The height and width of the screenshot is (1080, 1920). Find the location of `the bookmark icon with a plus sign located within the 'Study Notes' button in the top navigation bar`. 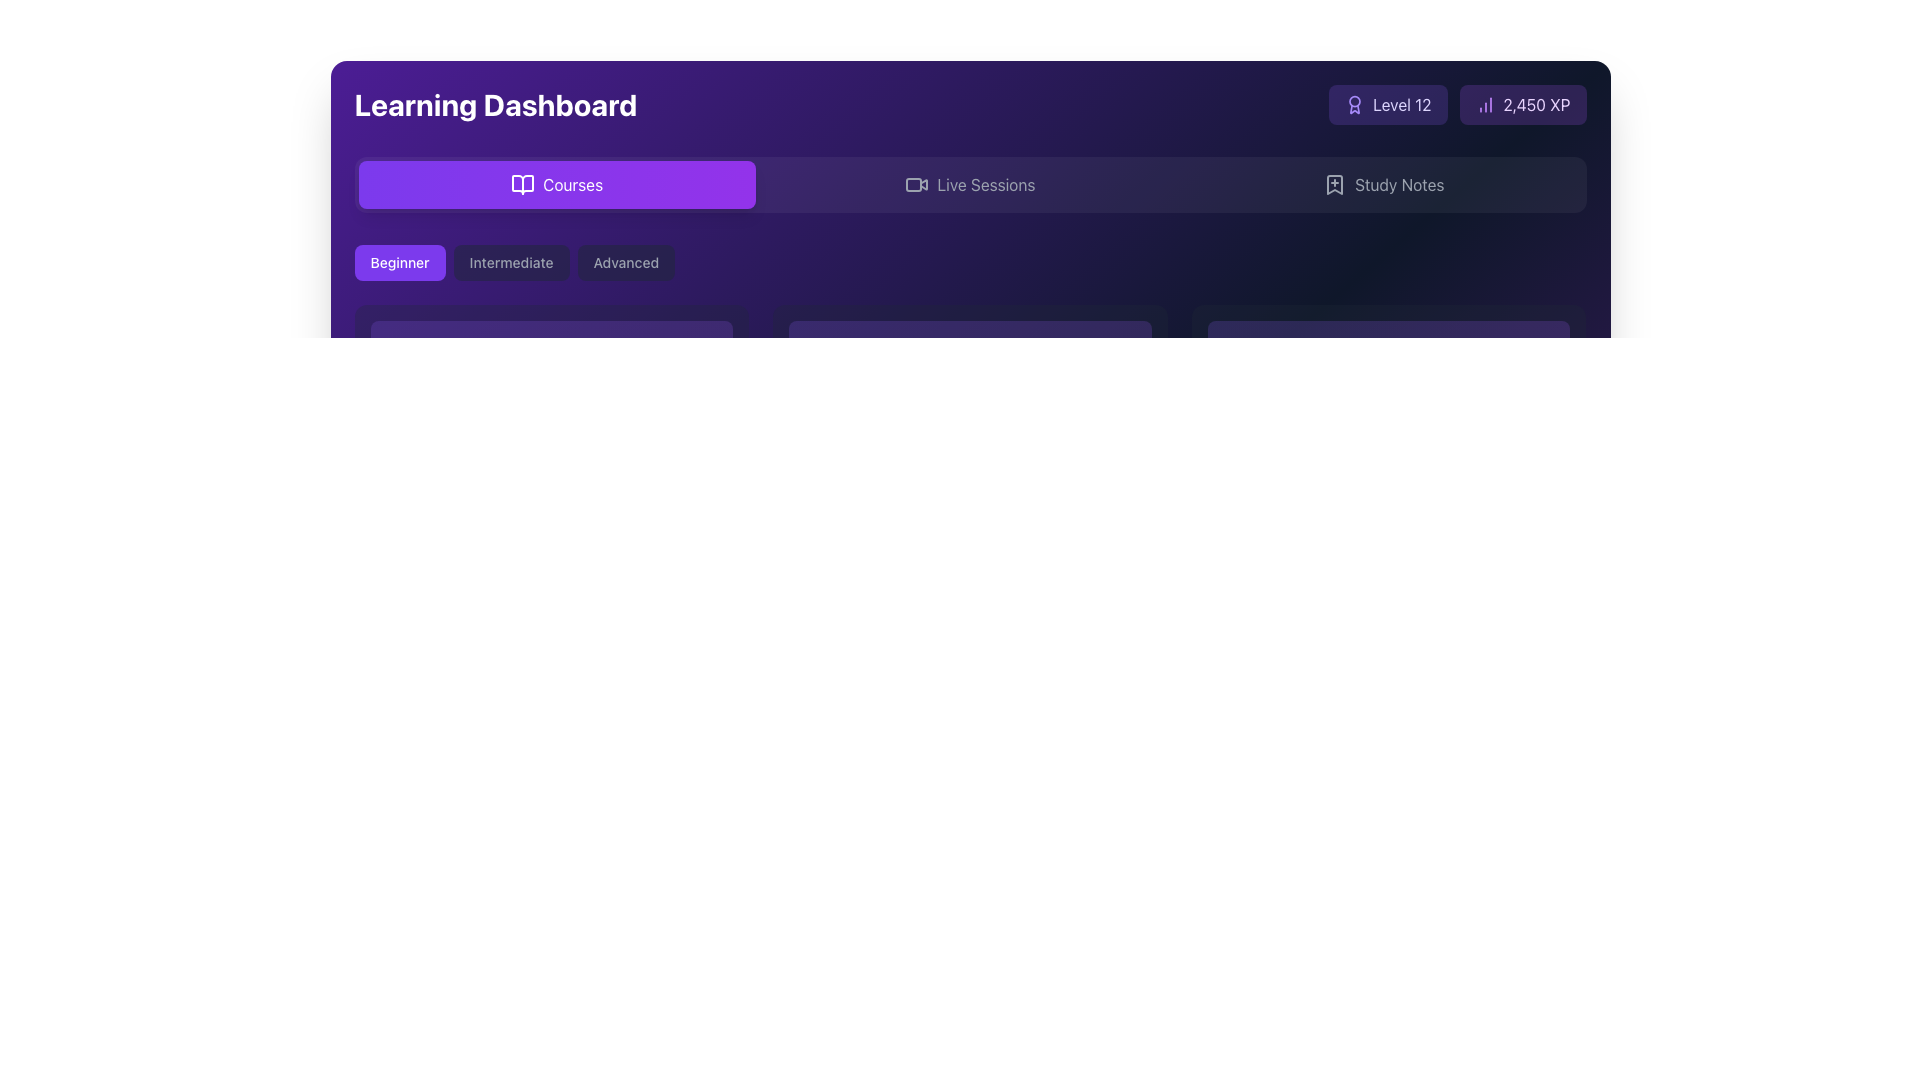

the bookmark icon with a plus sign located within the 'Study Notes' button in the top navigation bar is located at coordinates (1335, 185).